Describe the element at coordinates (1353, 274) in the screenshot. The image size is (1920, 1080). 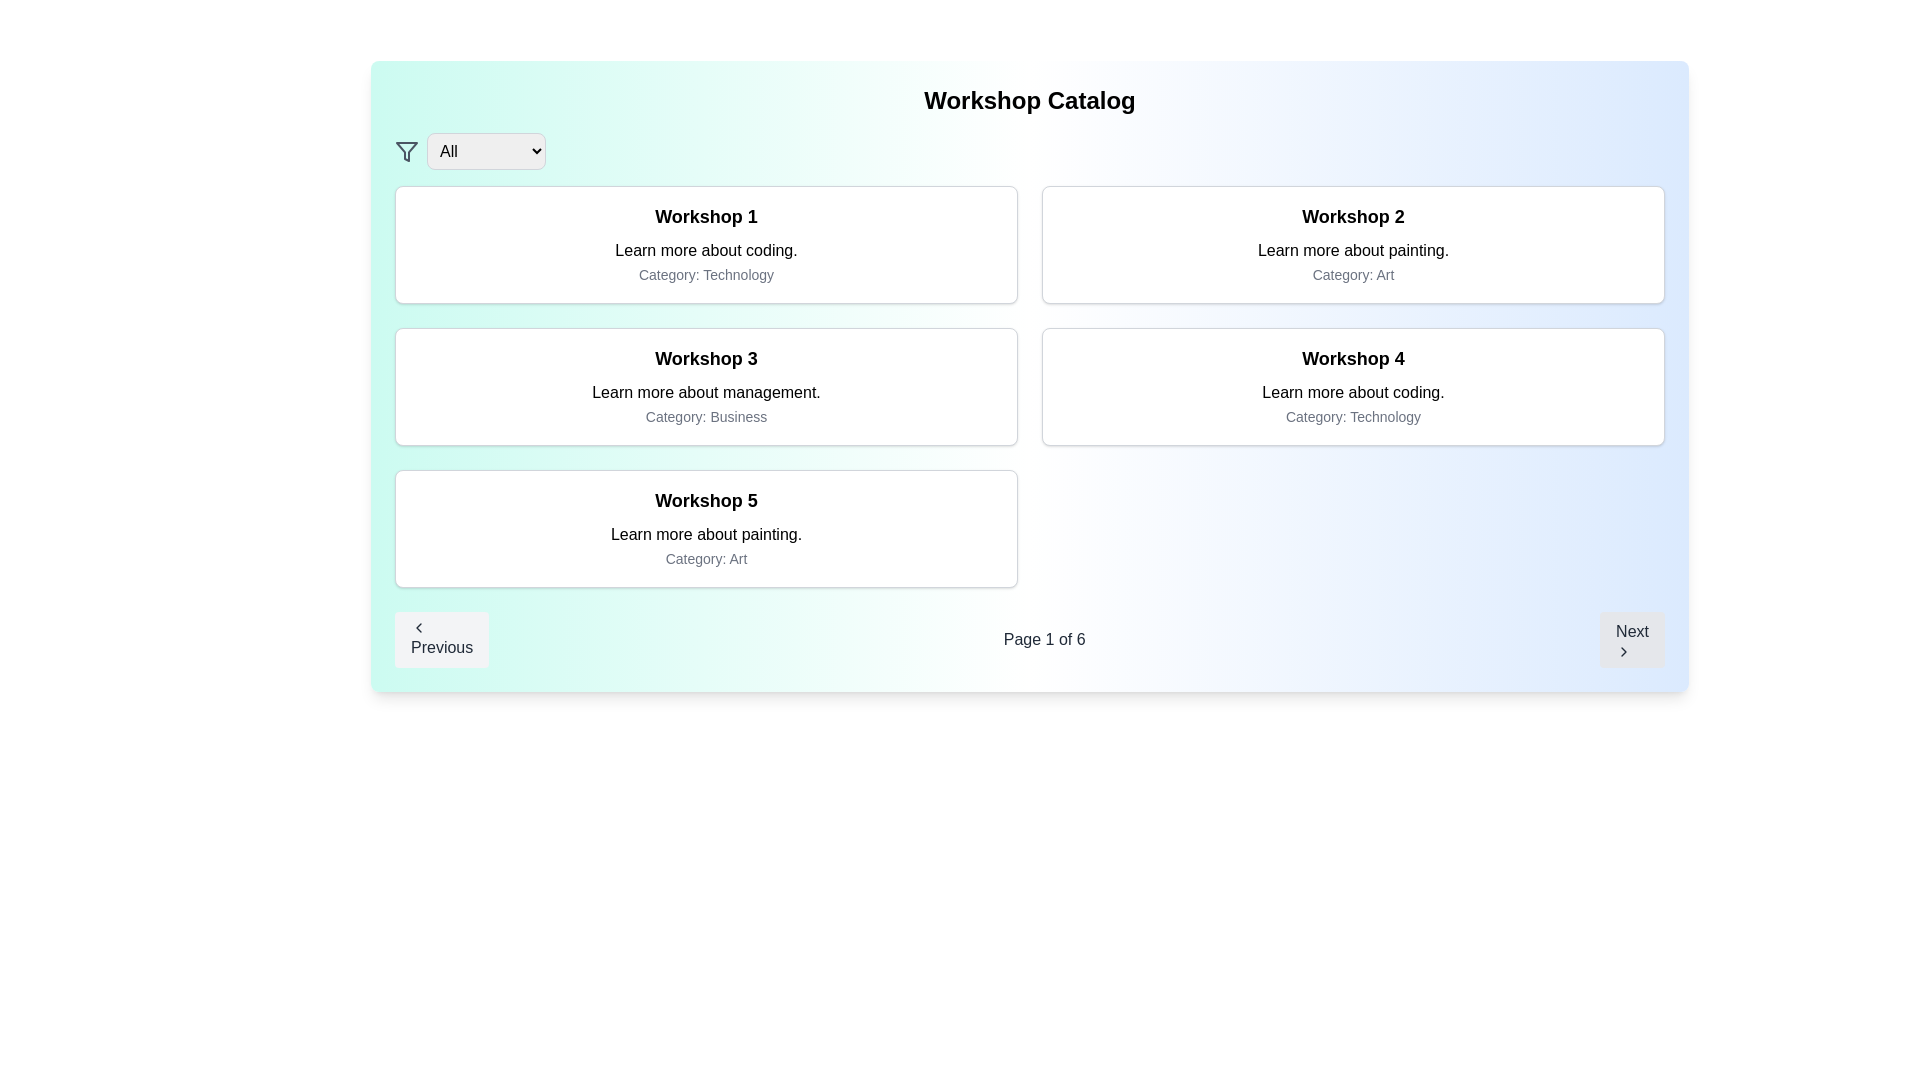
I see `text label that categorizes the content of 'Workshop 2', positioned centrally at the bottom of the workshop card` at that location.